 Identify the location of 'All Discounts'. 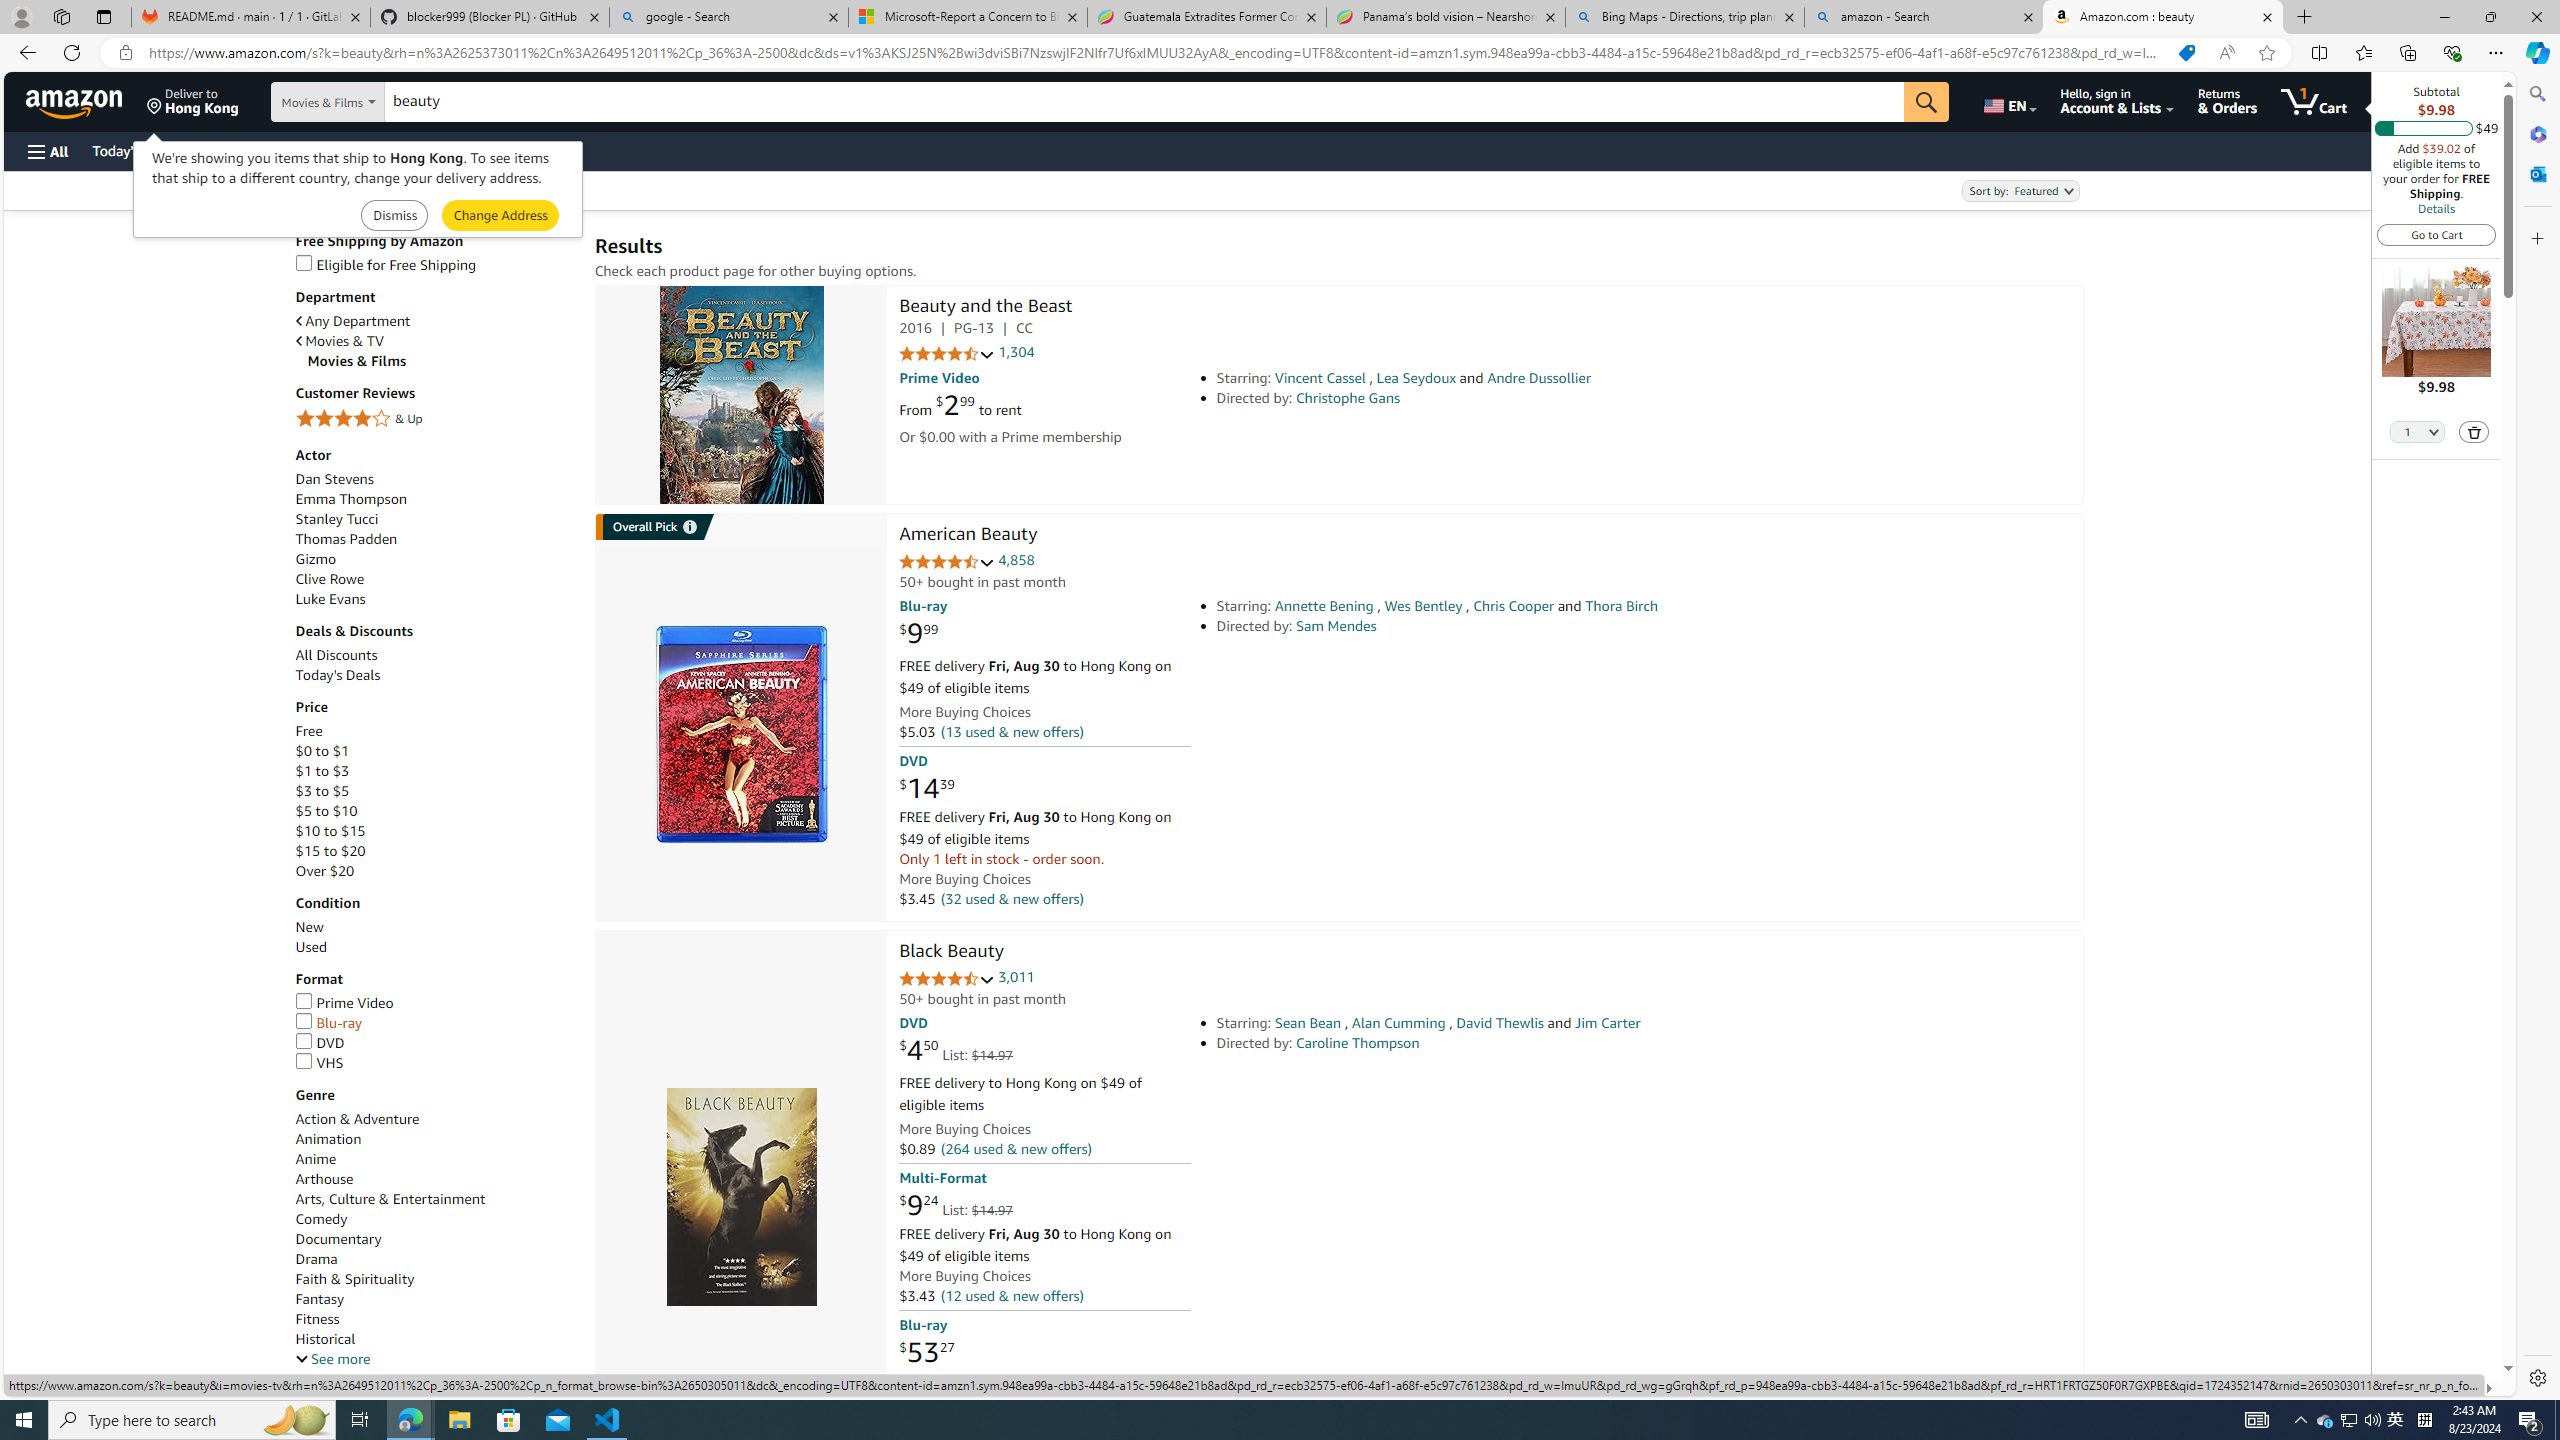
(335, 654).